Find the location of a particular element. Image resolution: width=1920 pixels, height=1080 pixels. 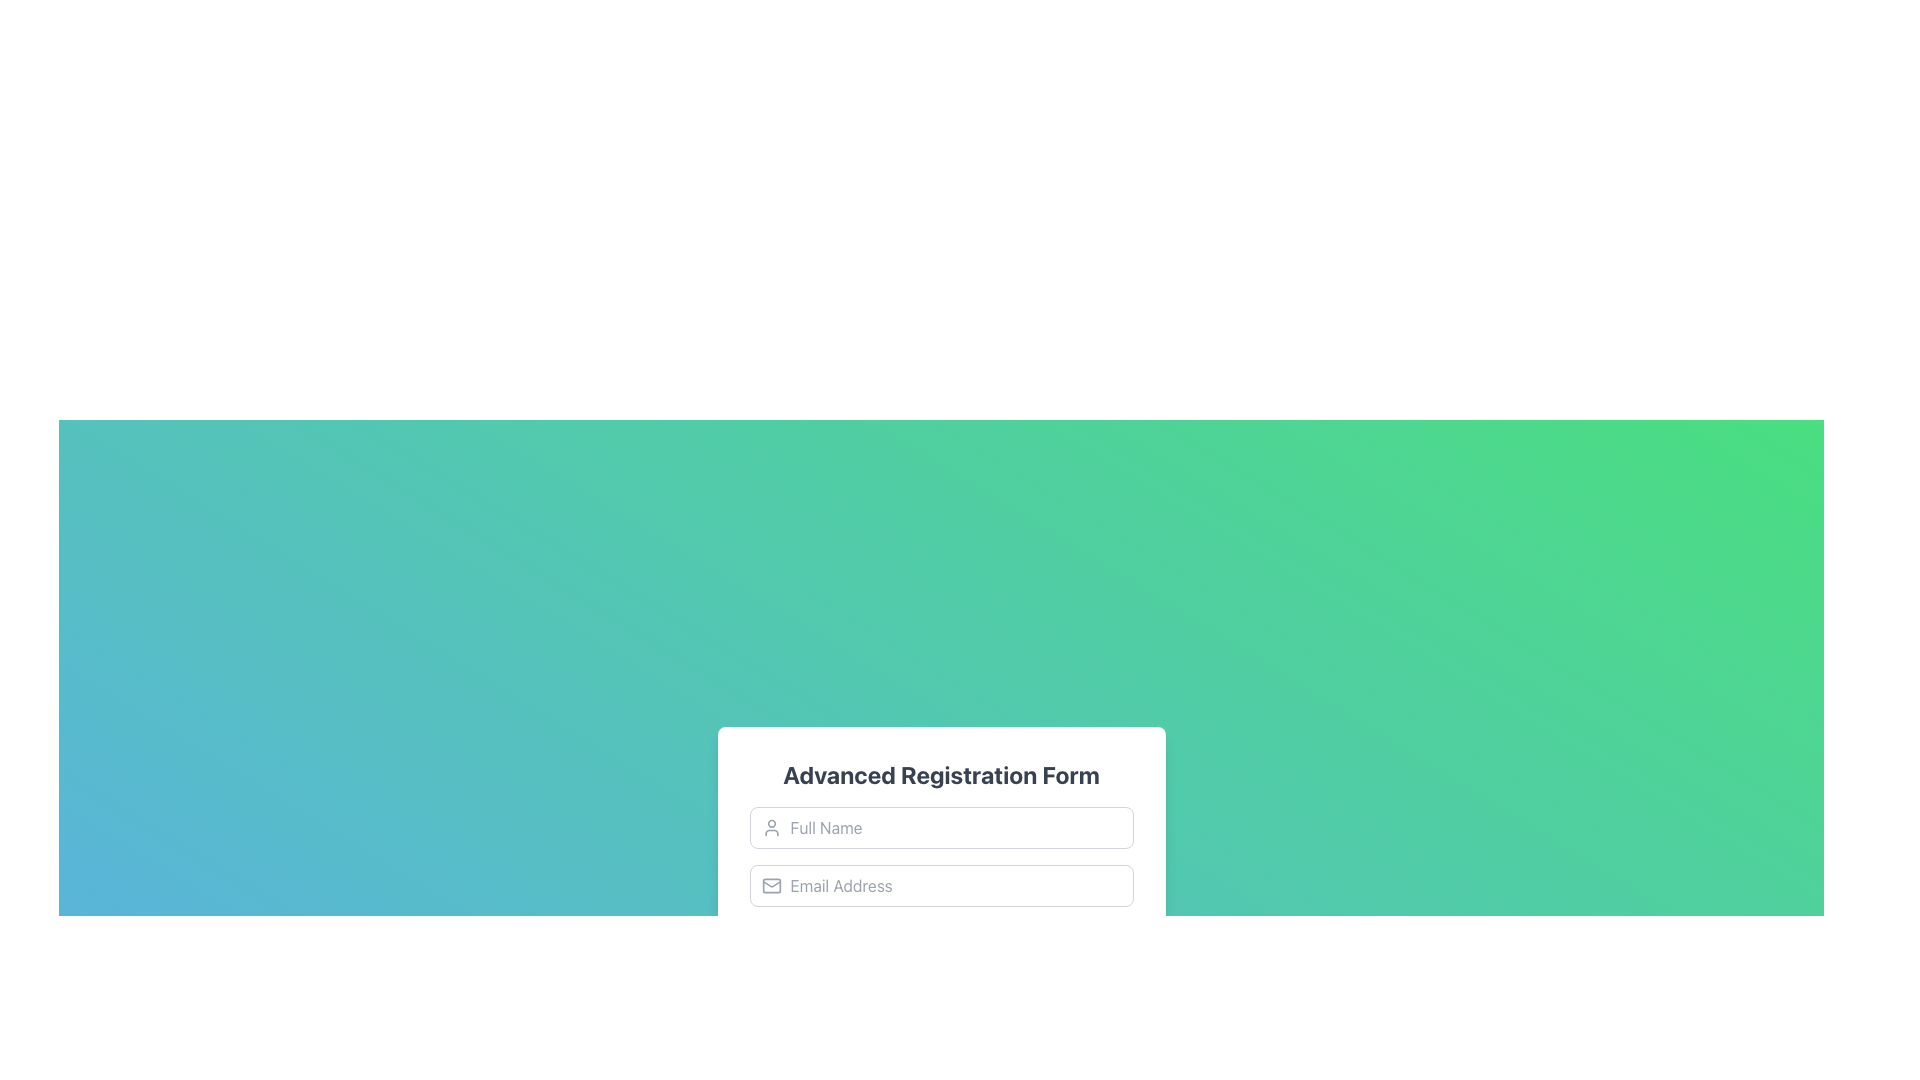

the SVG graphic component representing the body of the envelope icon located inside the email input field, enhancing the visual indication of the email address section is located at coordinates (770, 885).